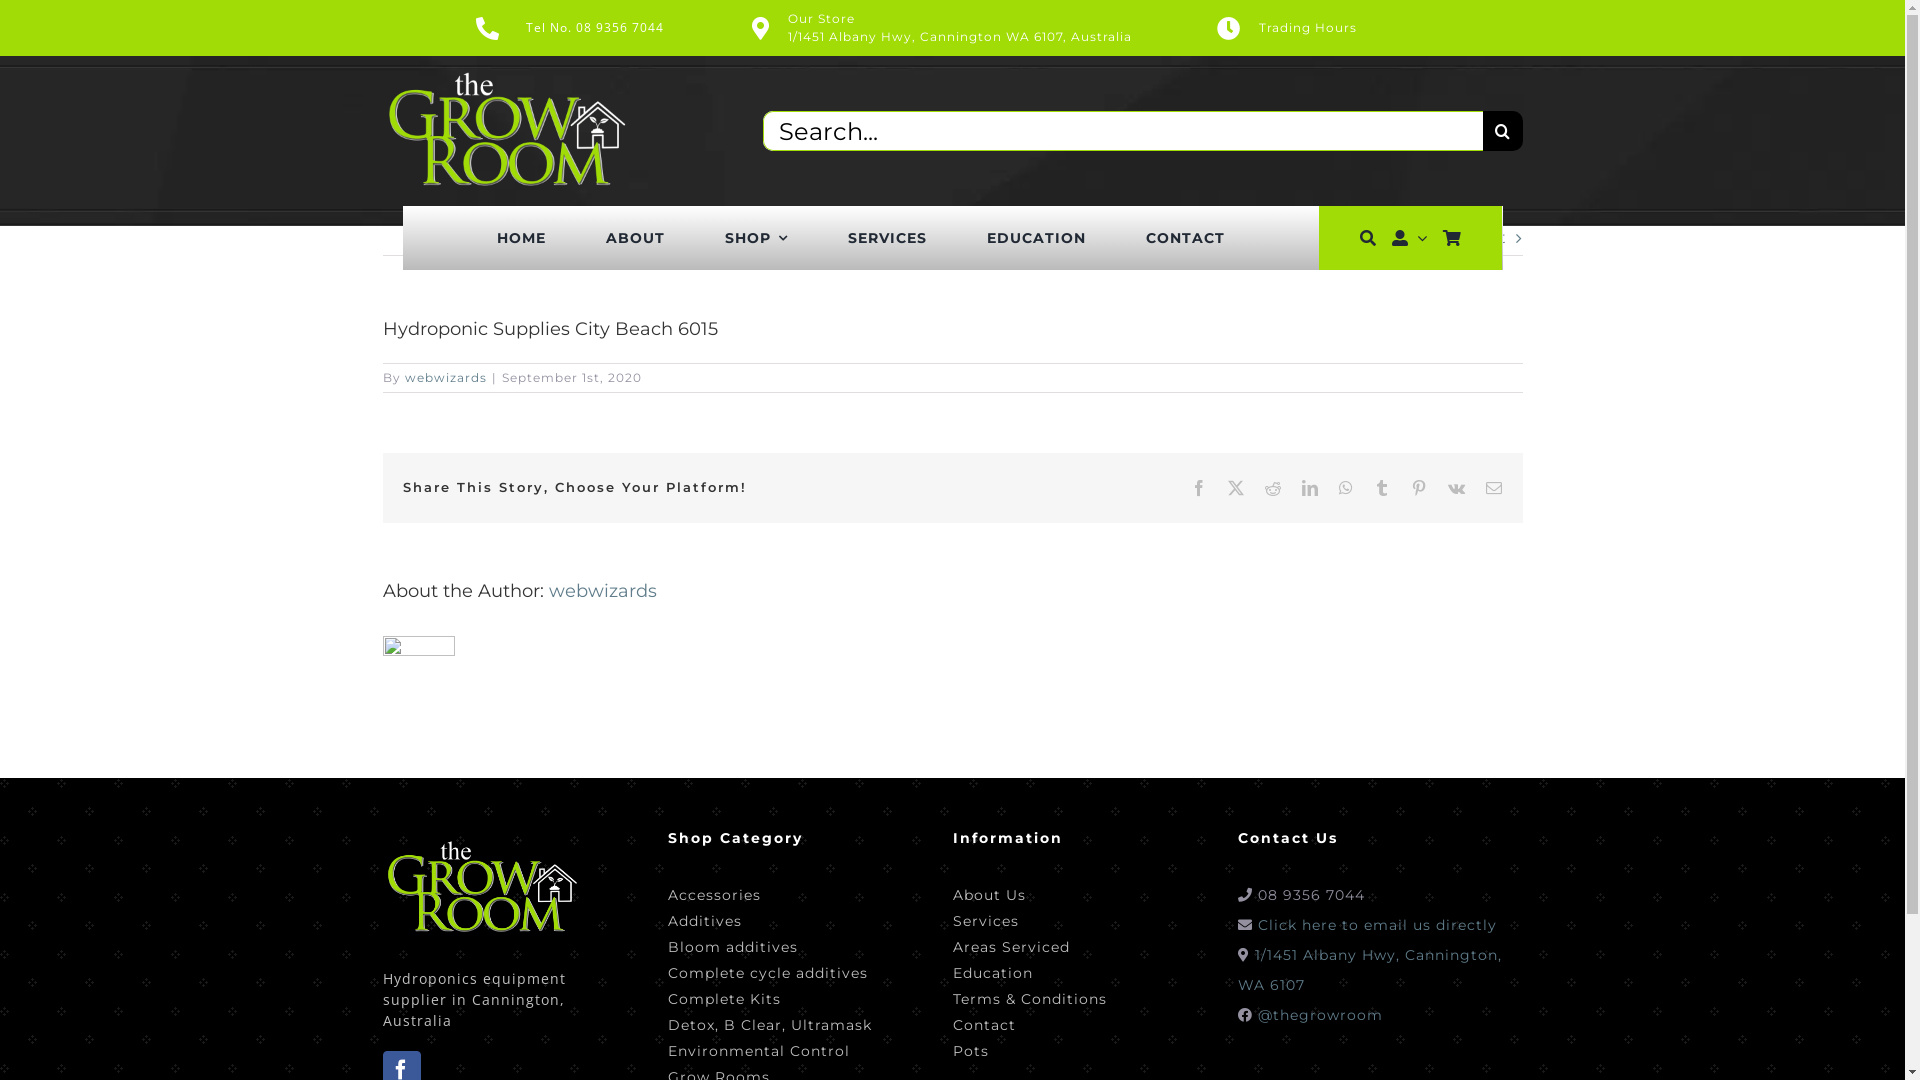 This screenshot has height=1080, width=1920. Describe the element at coordinates (768, 945) in the screenshot. I see `'Bloom additives'` at that location.